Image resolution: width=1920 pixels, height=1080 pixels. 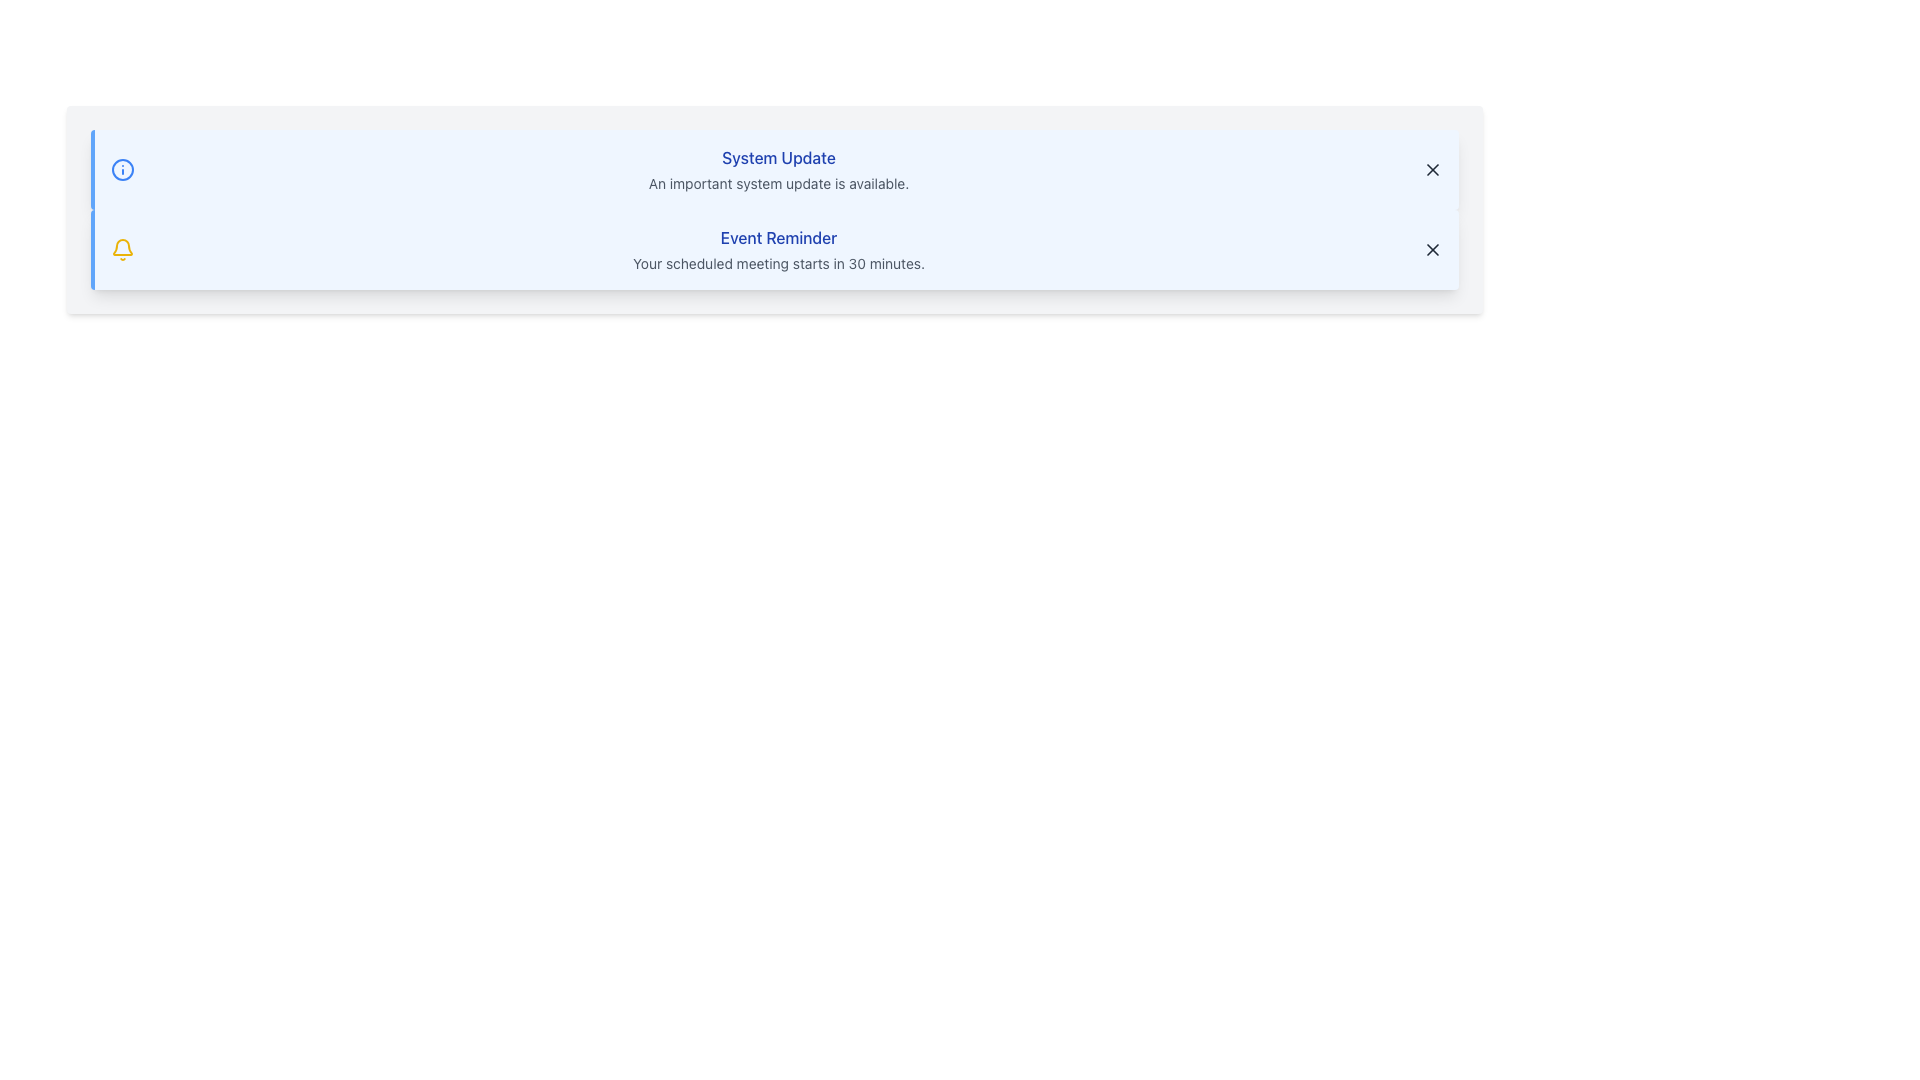 What do you see at coordinates (777, 157) in the screenshot?
I see `the 'System Update' text label, which is styled with a medium font weight and blue color, located at the upper part of a notification card` at bounding box center [777, 157].